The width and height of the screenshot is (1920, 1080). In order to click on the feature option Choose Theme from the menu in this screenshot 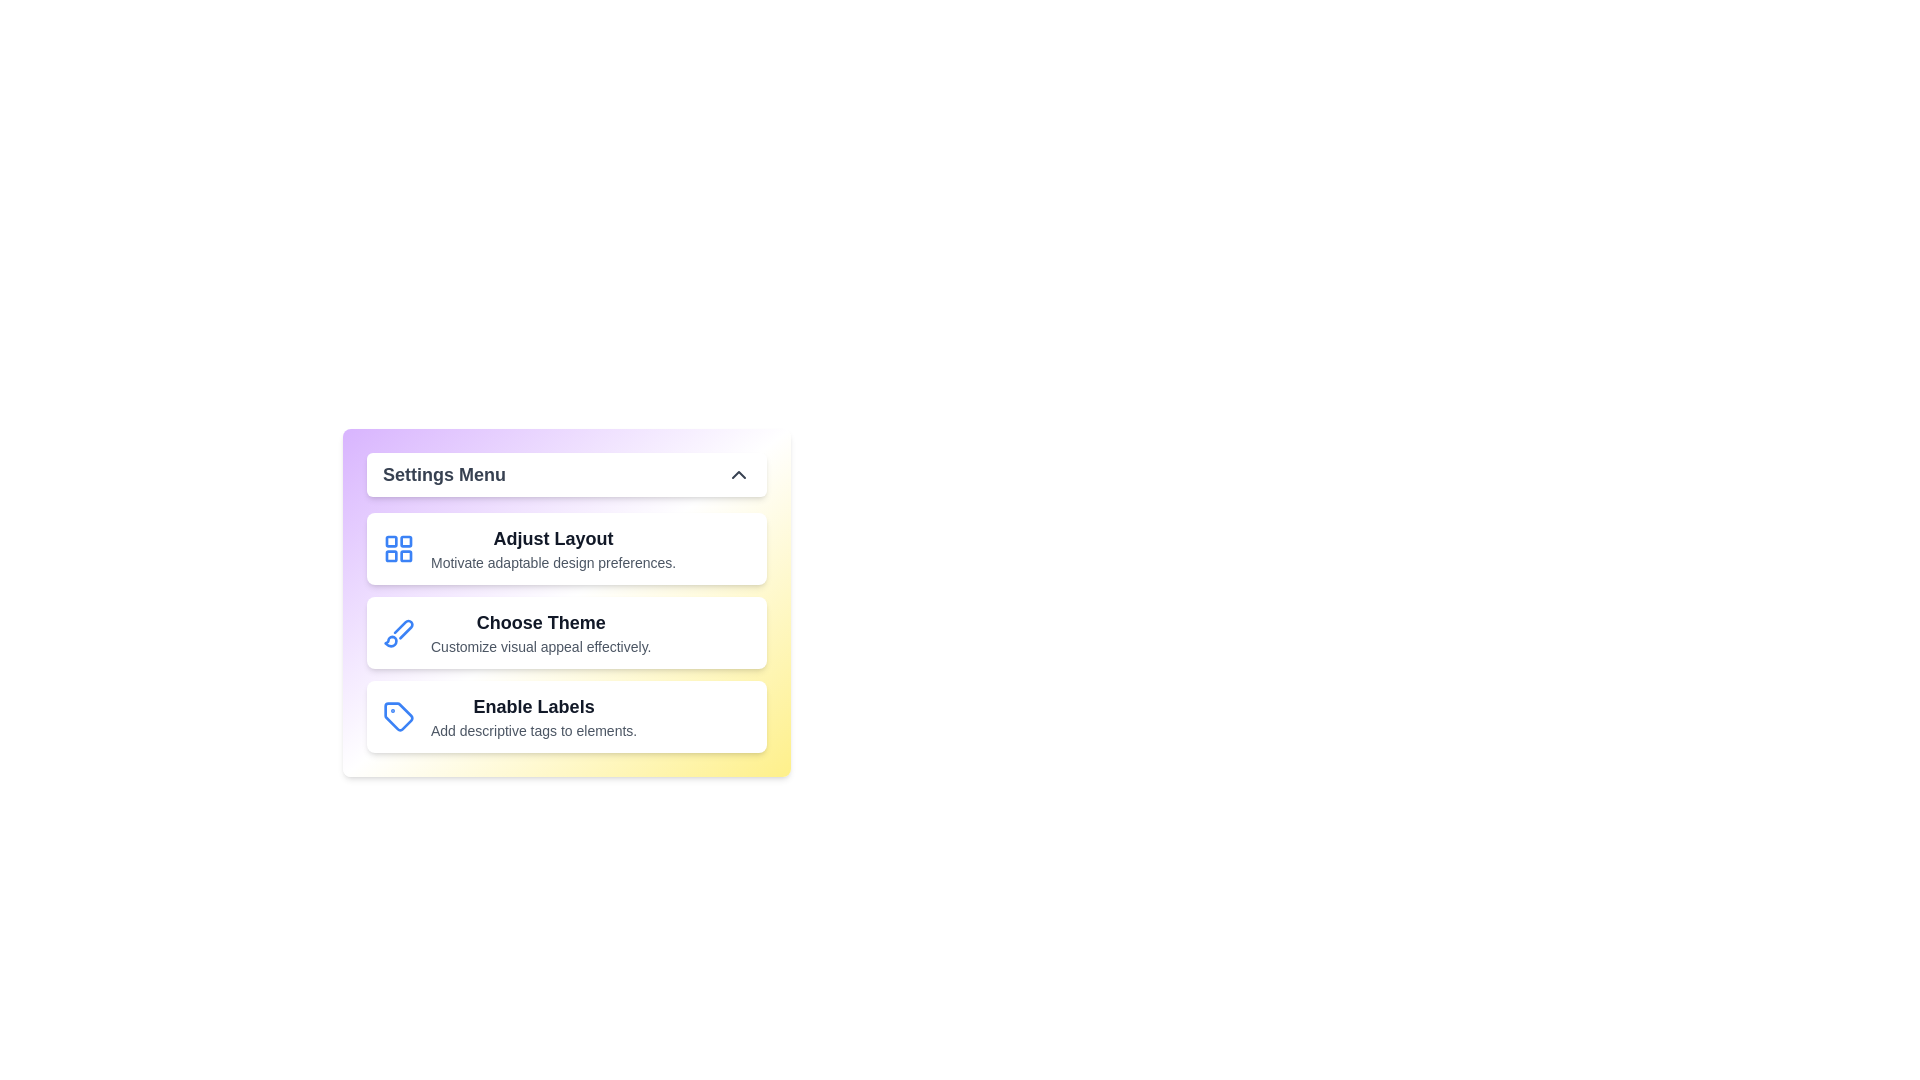, I will do `click(565, 632)`.